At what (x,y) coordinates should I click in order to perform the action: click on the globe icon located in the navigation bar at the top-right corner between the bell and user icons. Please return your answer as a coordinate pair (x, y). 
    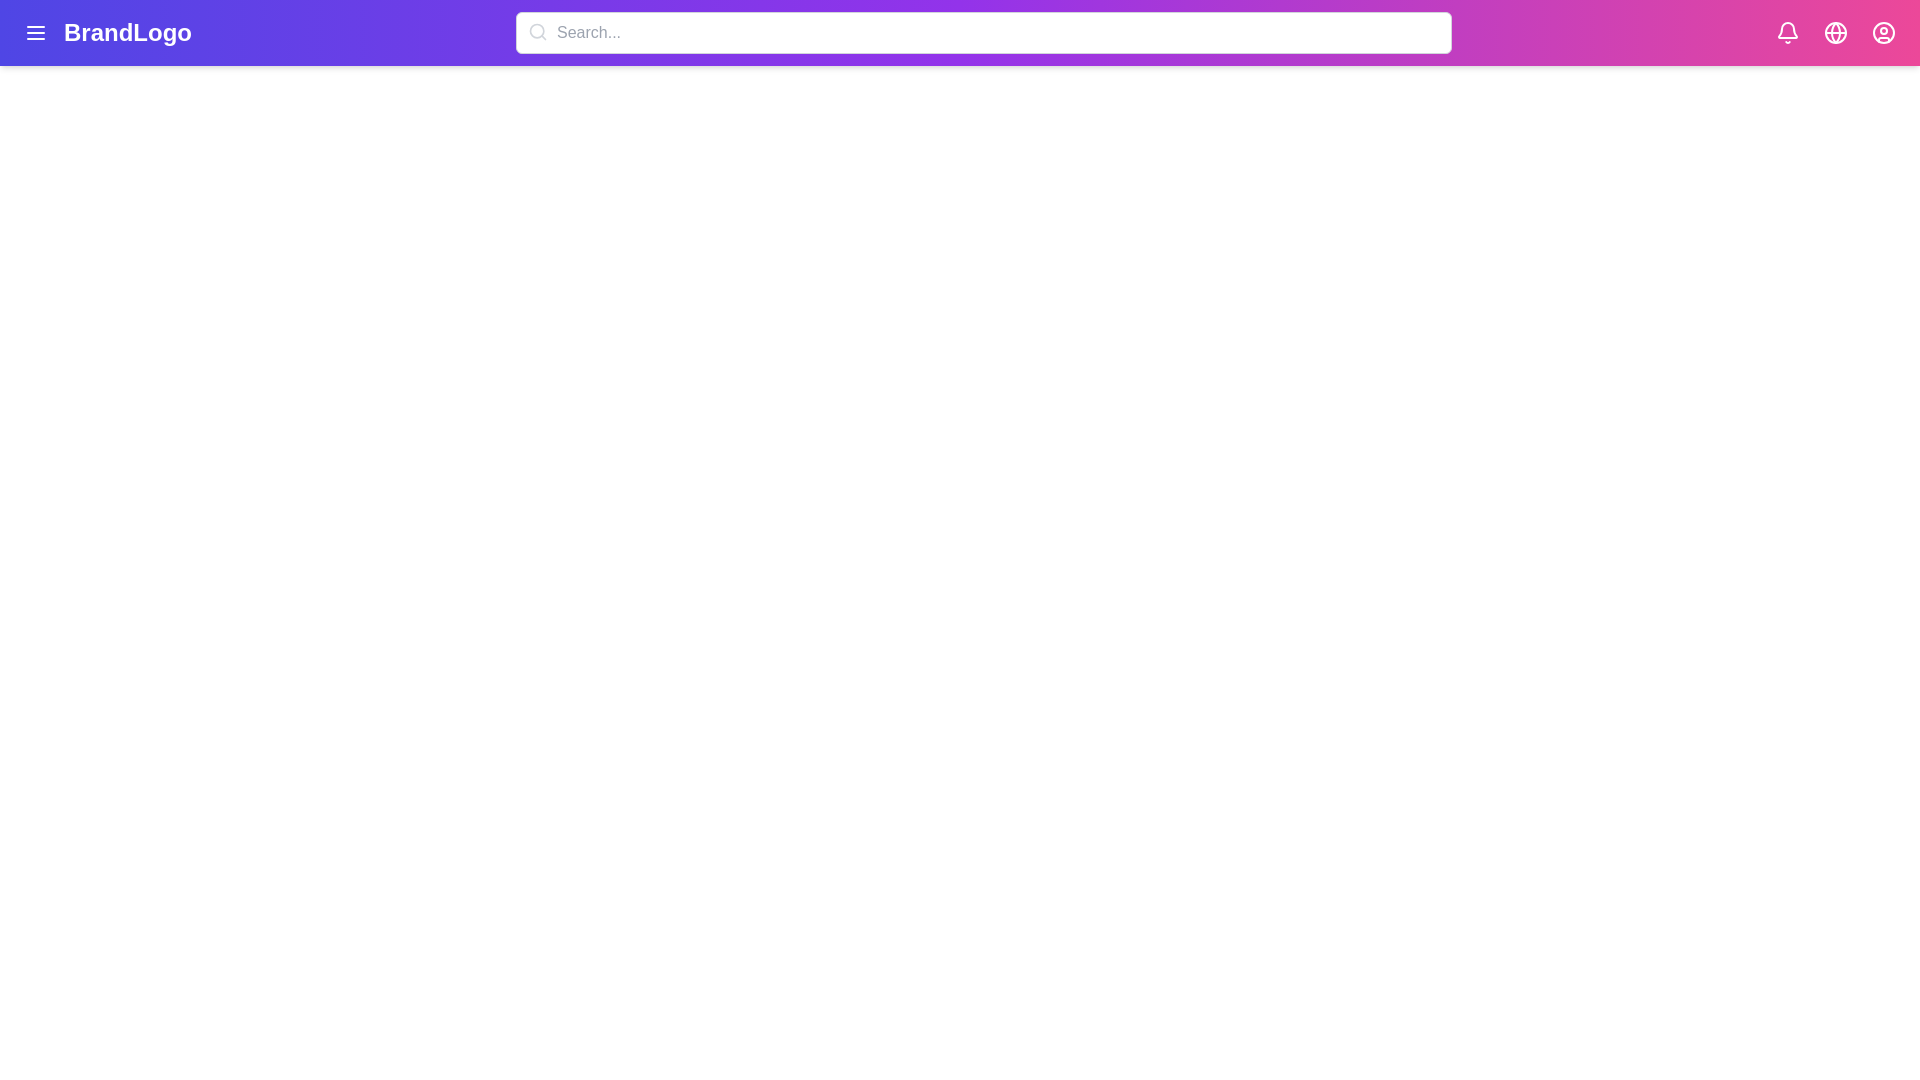
    Looking at the image, I should click on (1835, 33).